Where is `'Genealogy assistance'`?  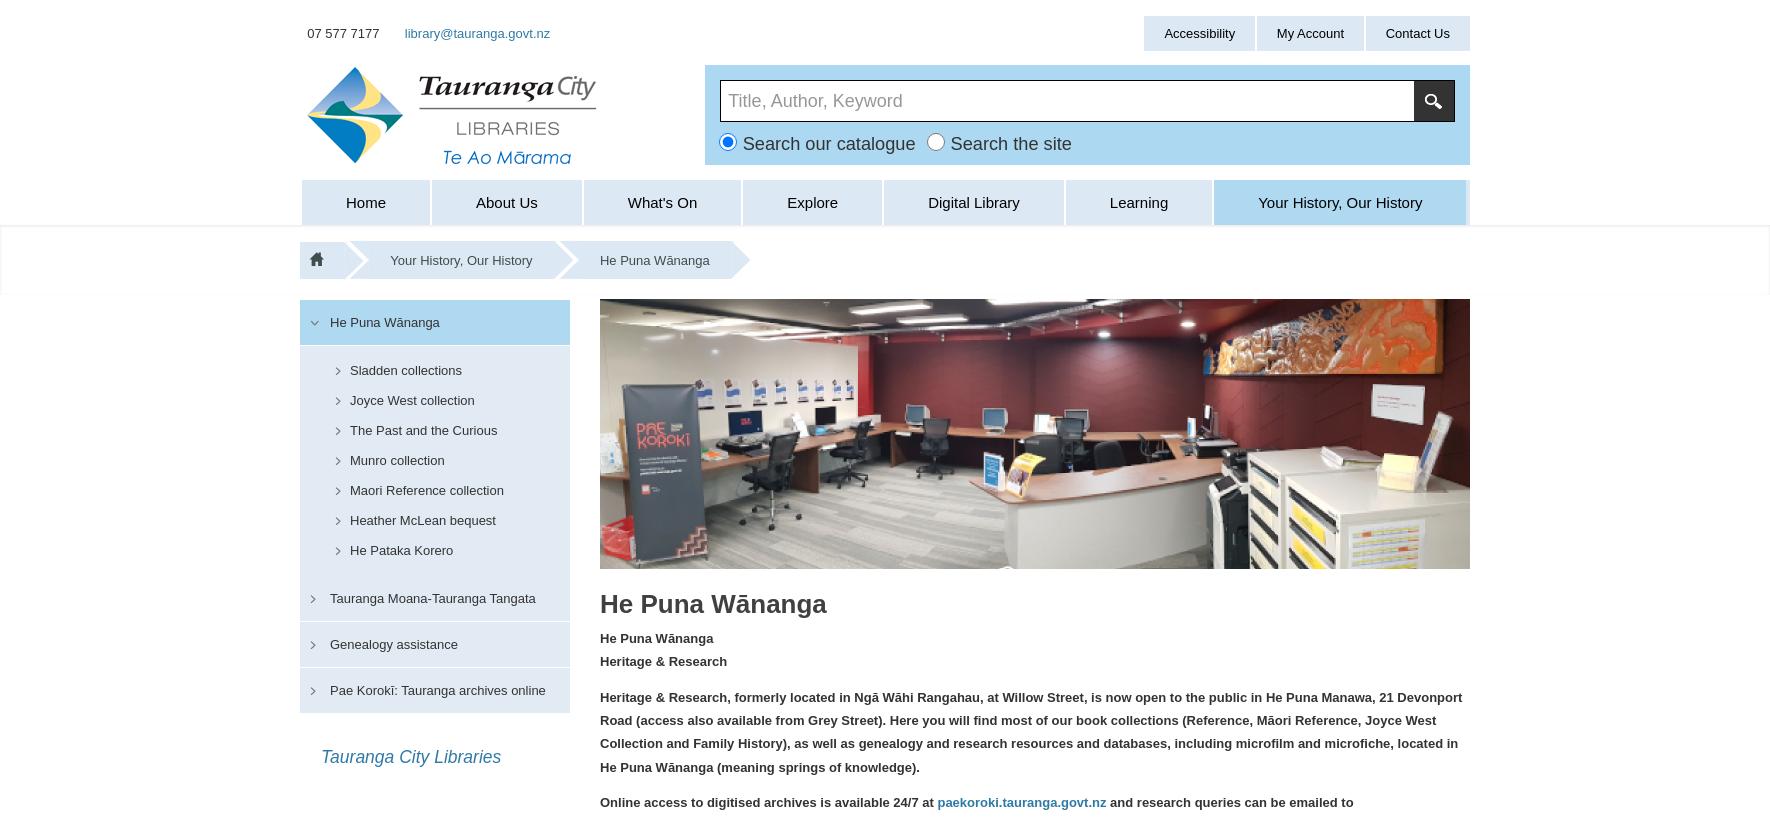 'Genealogy assistance' is located at coordinates (392, 642).